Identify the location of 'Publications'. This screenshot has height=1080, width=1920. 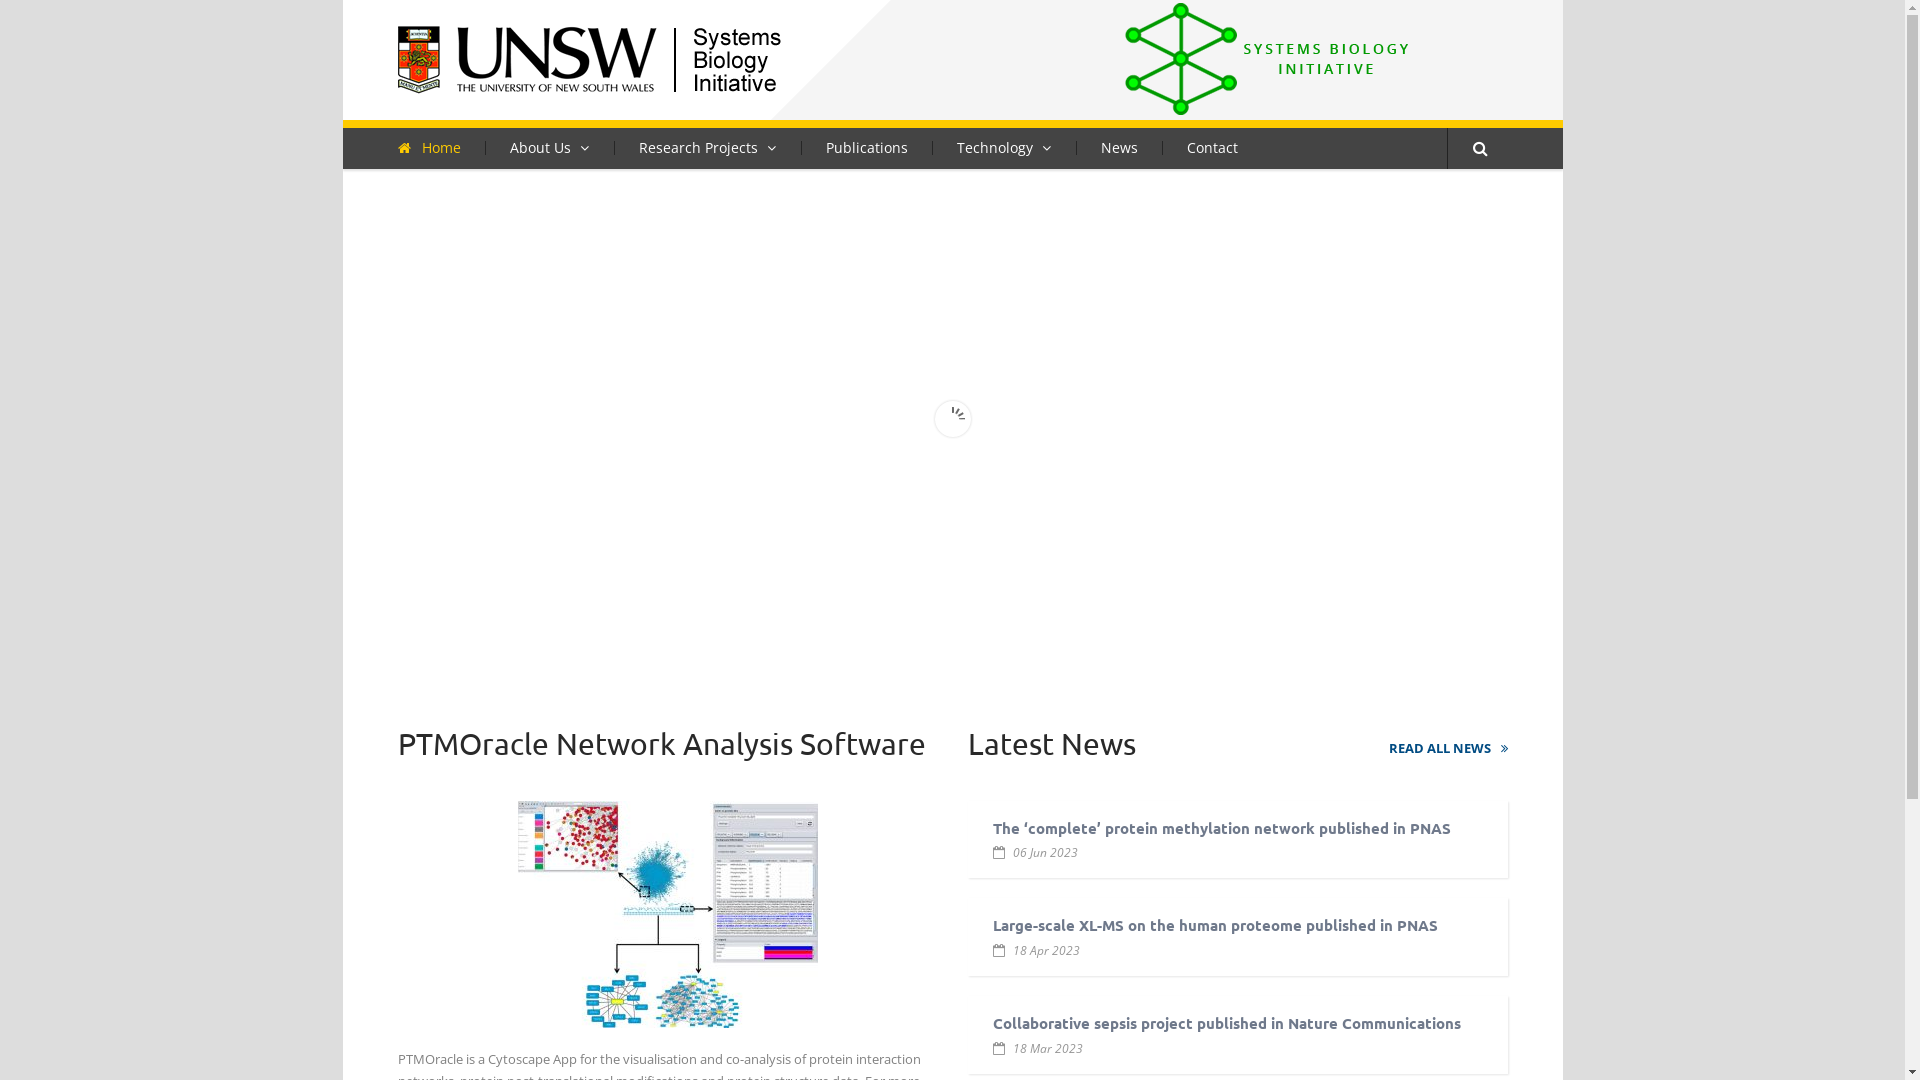
(865, 145).